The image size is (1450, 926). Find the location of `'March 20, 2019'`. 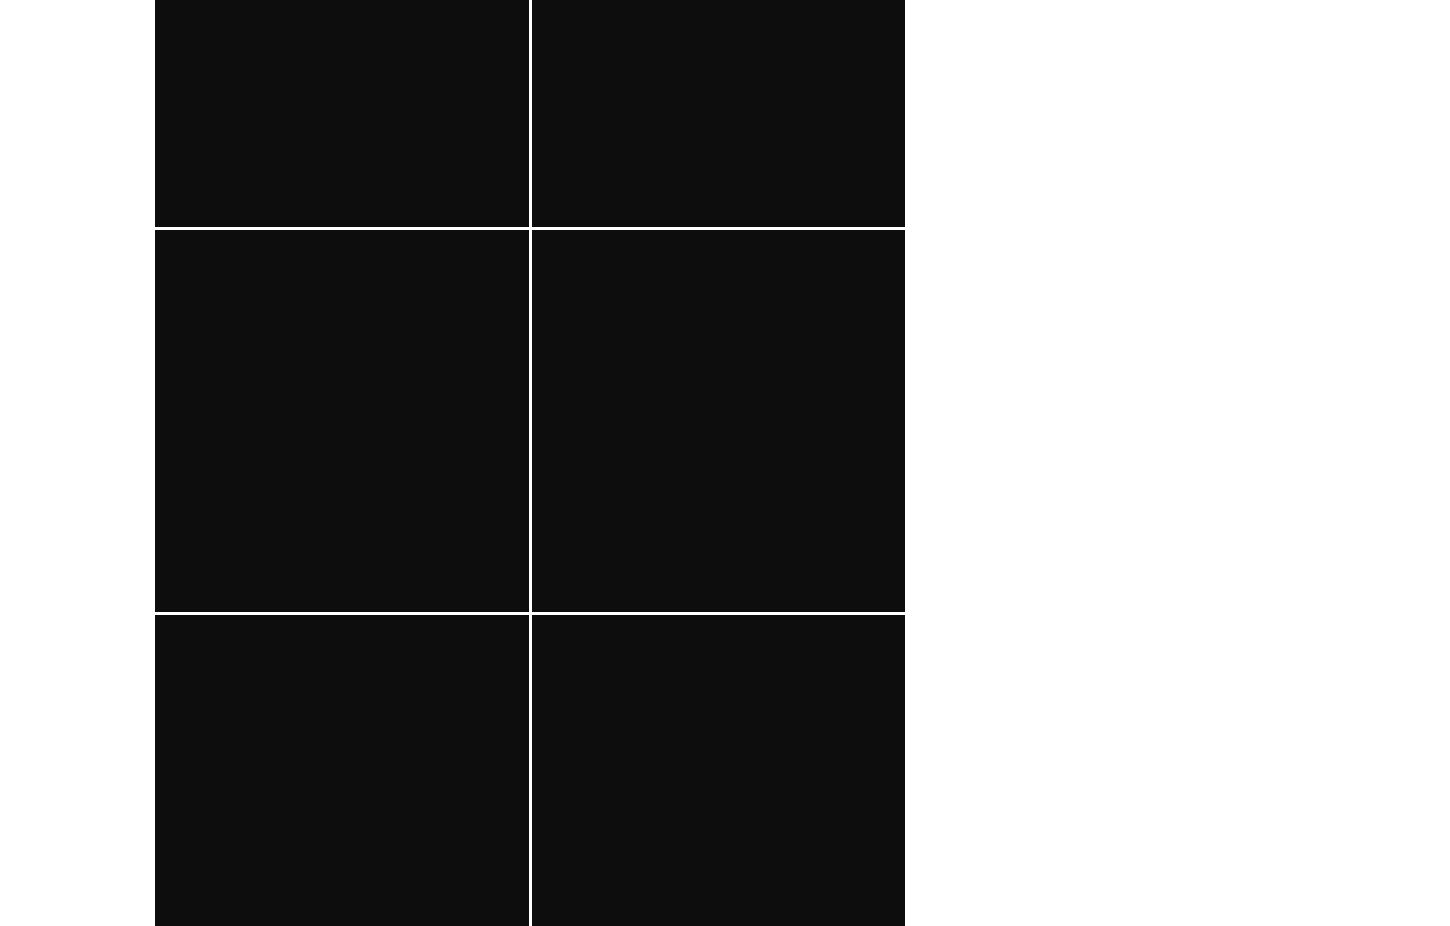

'March 20, 2019' is located at coordinates (812, 713).